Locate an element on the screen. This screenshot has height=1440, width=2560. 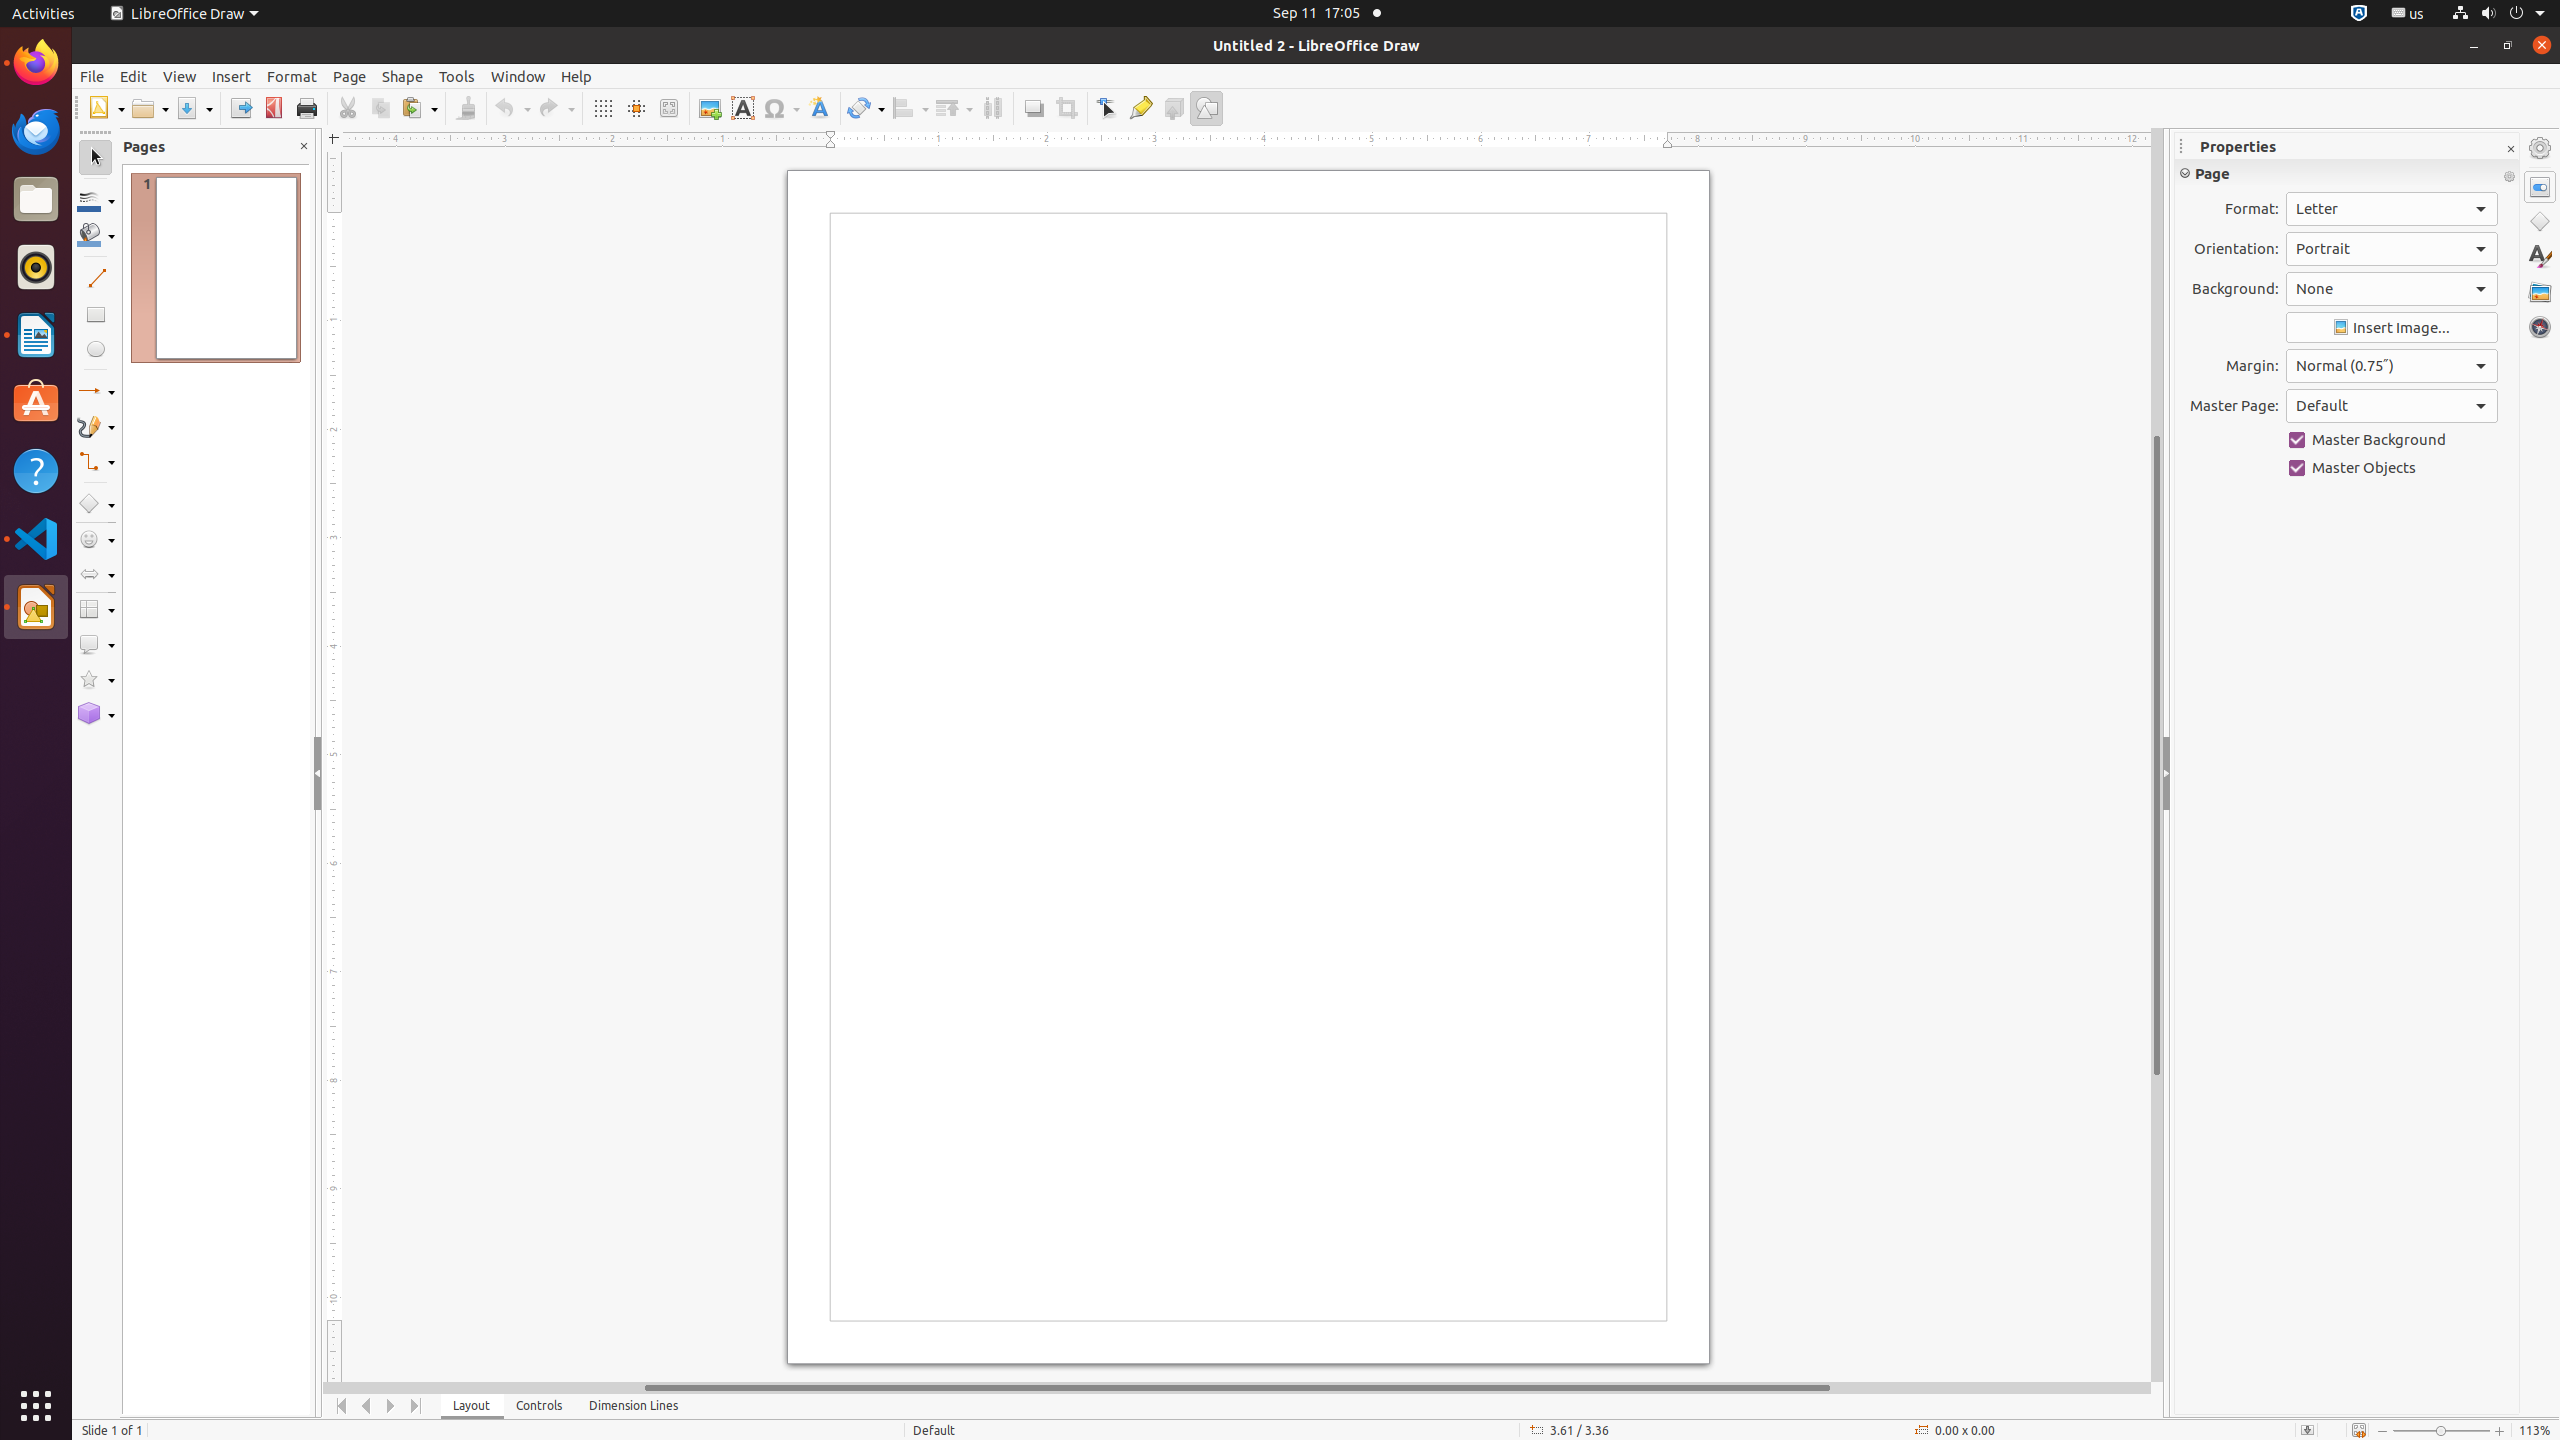
'PDF' is located at coordinates (273, 107).